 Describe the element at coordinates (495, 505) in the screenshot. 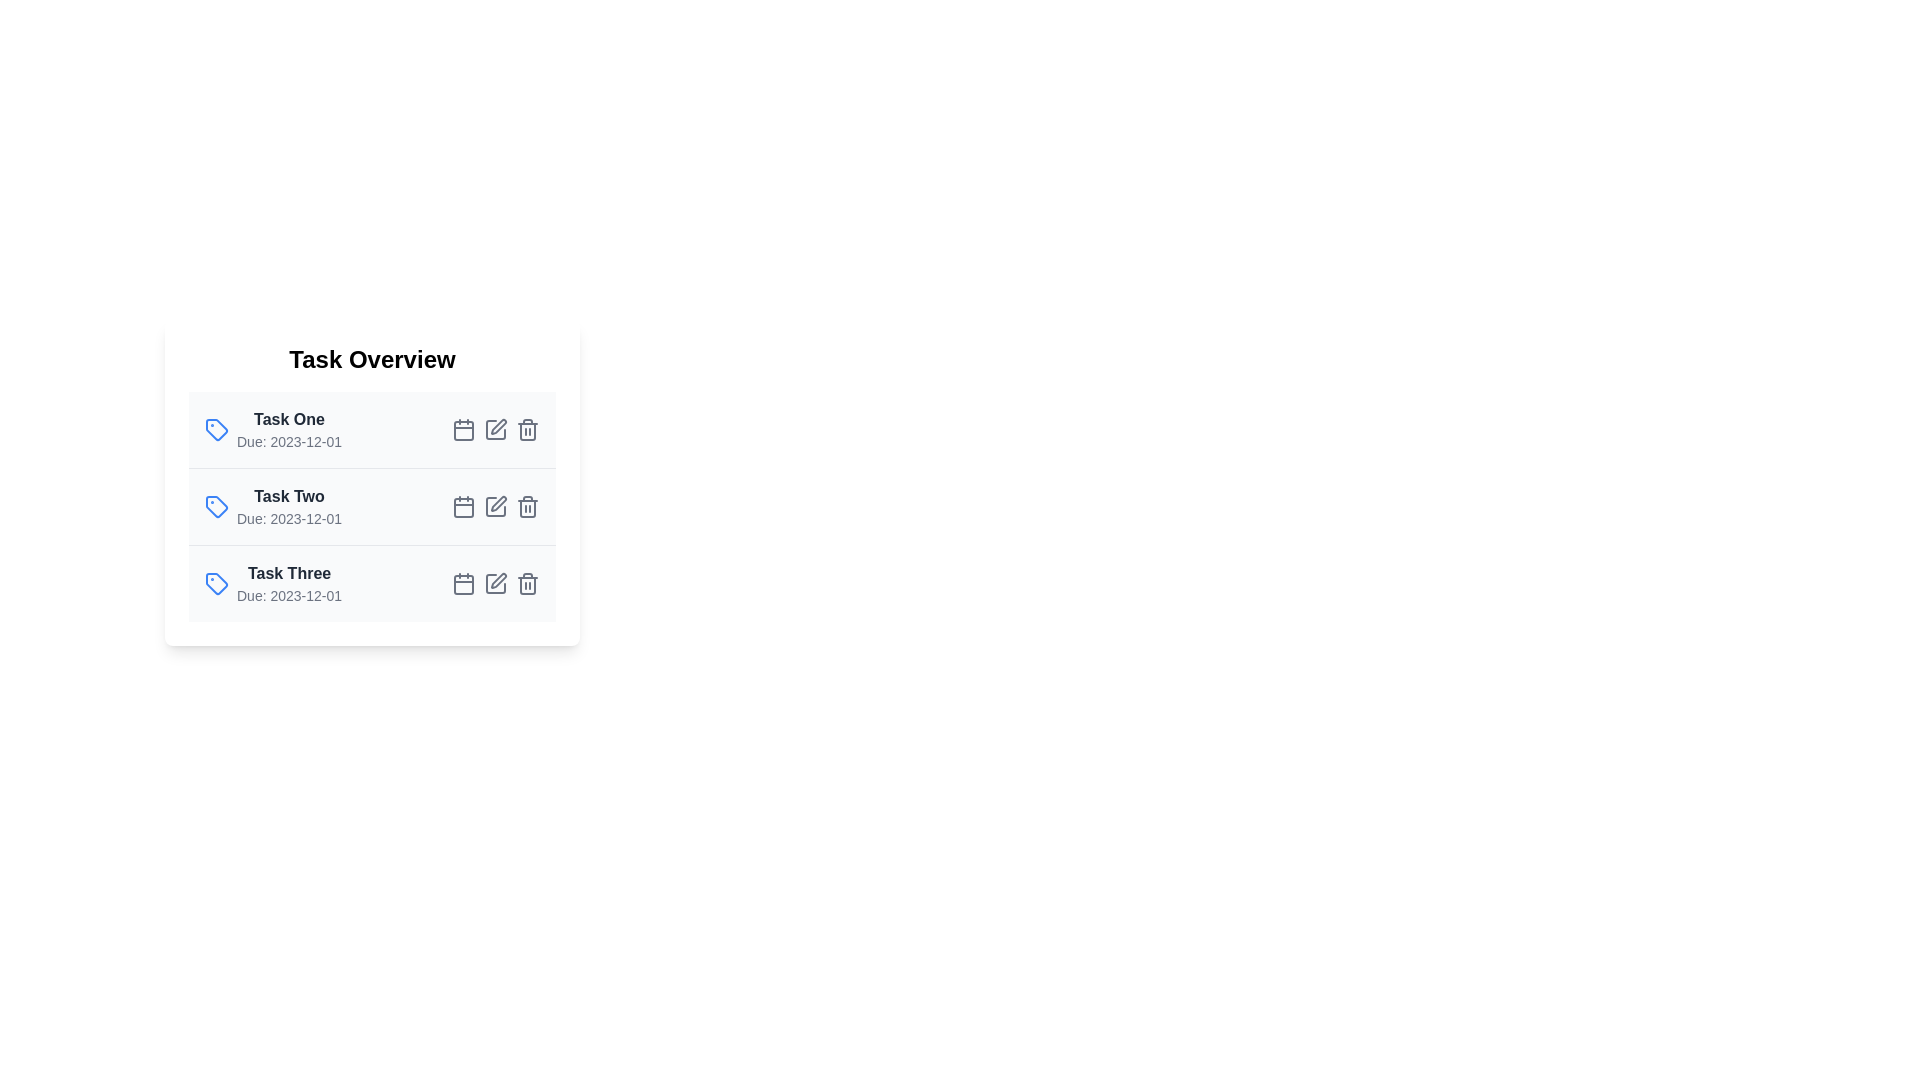

I see `the edit button represented by a pencil icon, which is located in the second row of the task list, centrally positioned between the calendar icon on the left and the trash icon on the right` at that location.